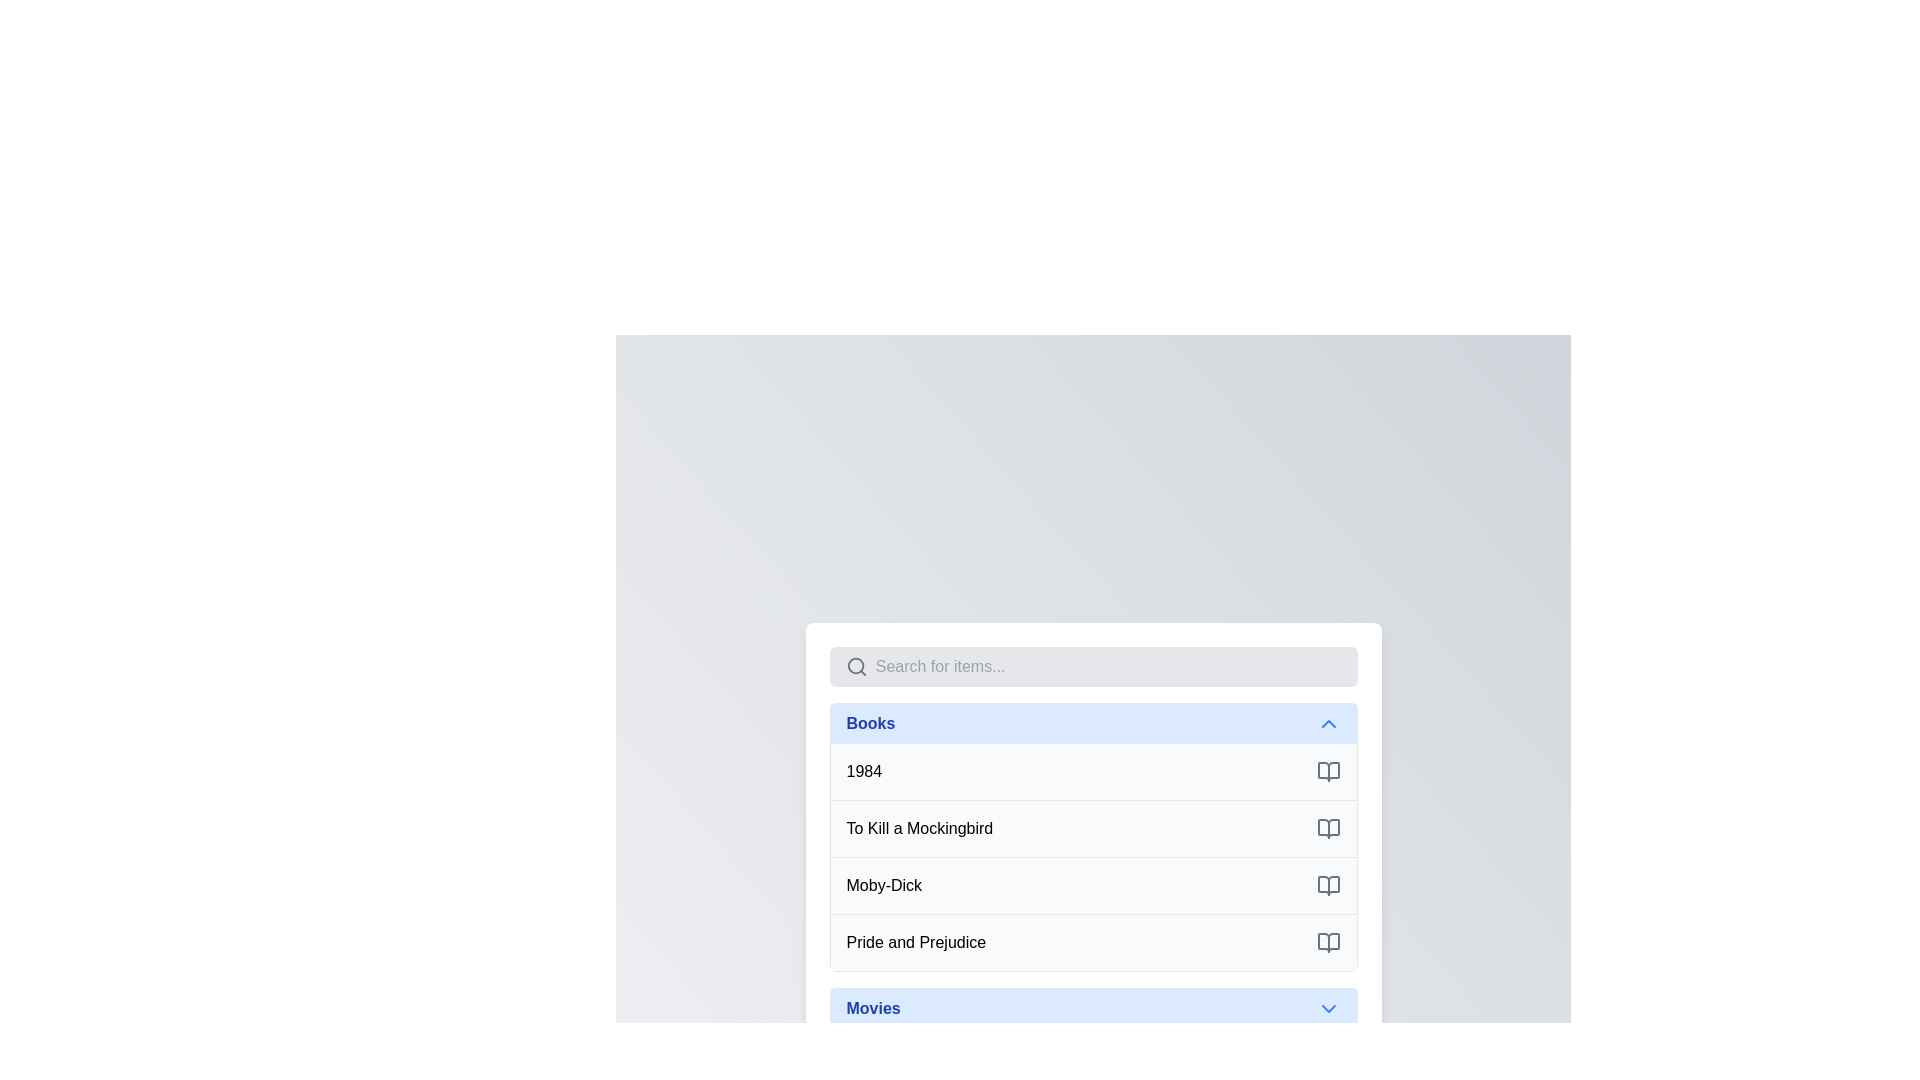  I want to click on the static text label '1984' that indicates an entry, so click(864, 770).